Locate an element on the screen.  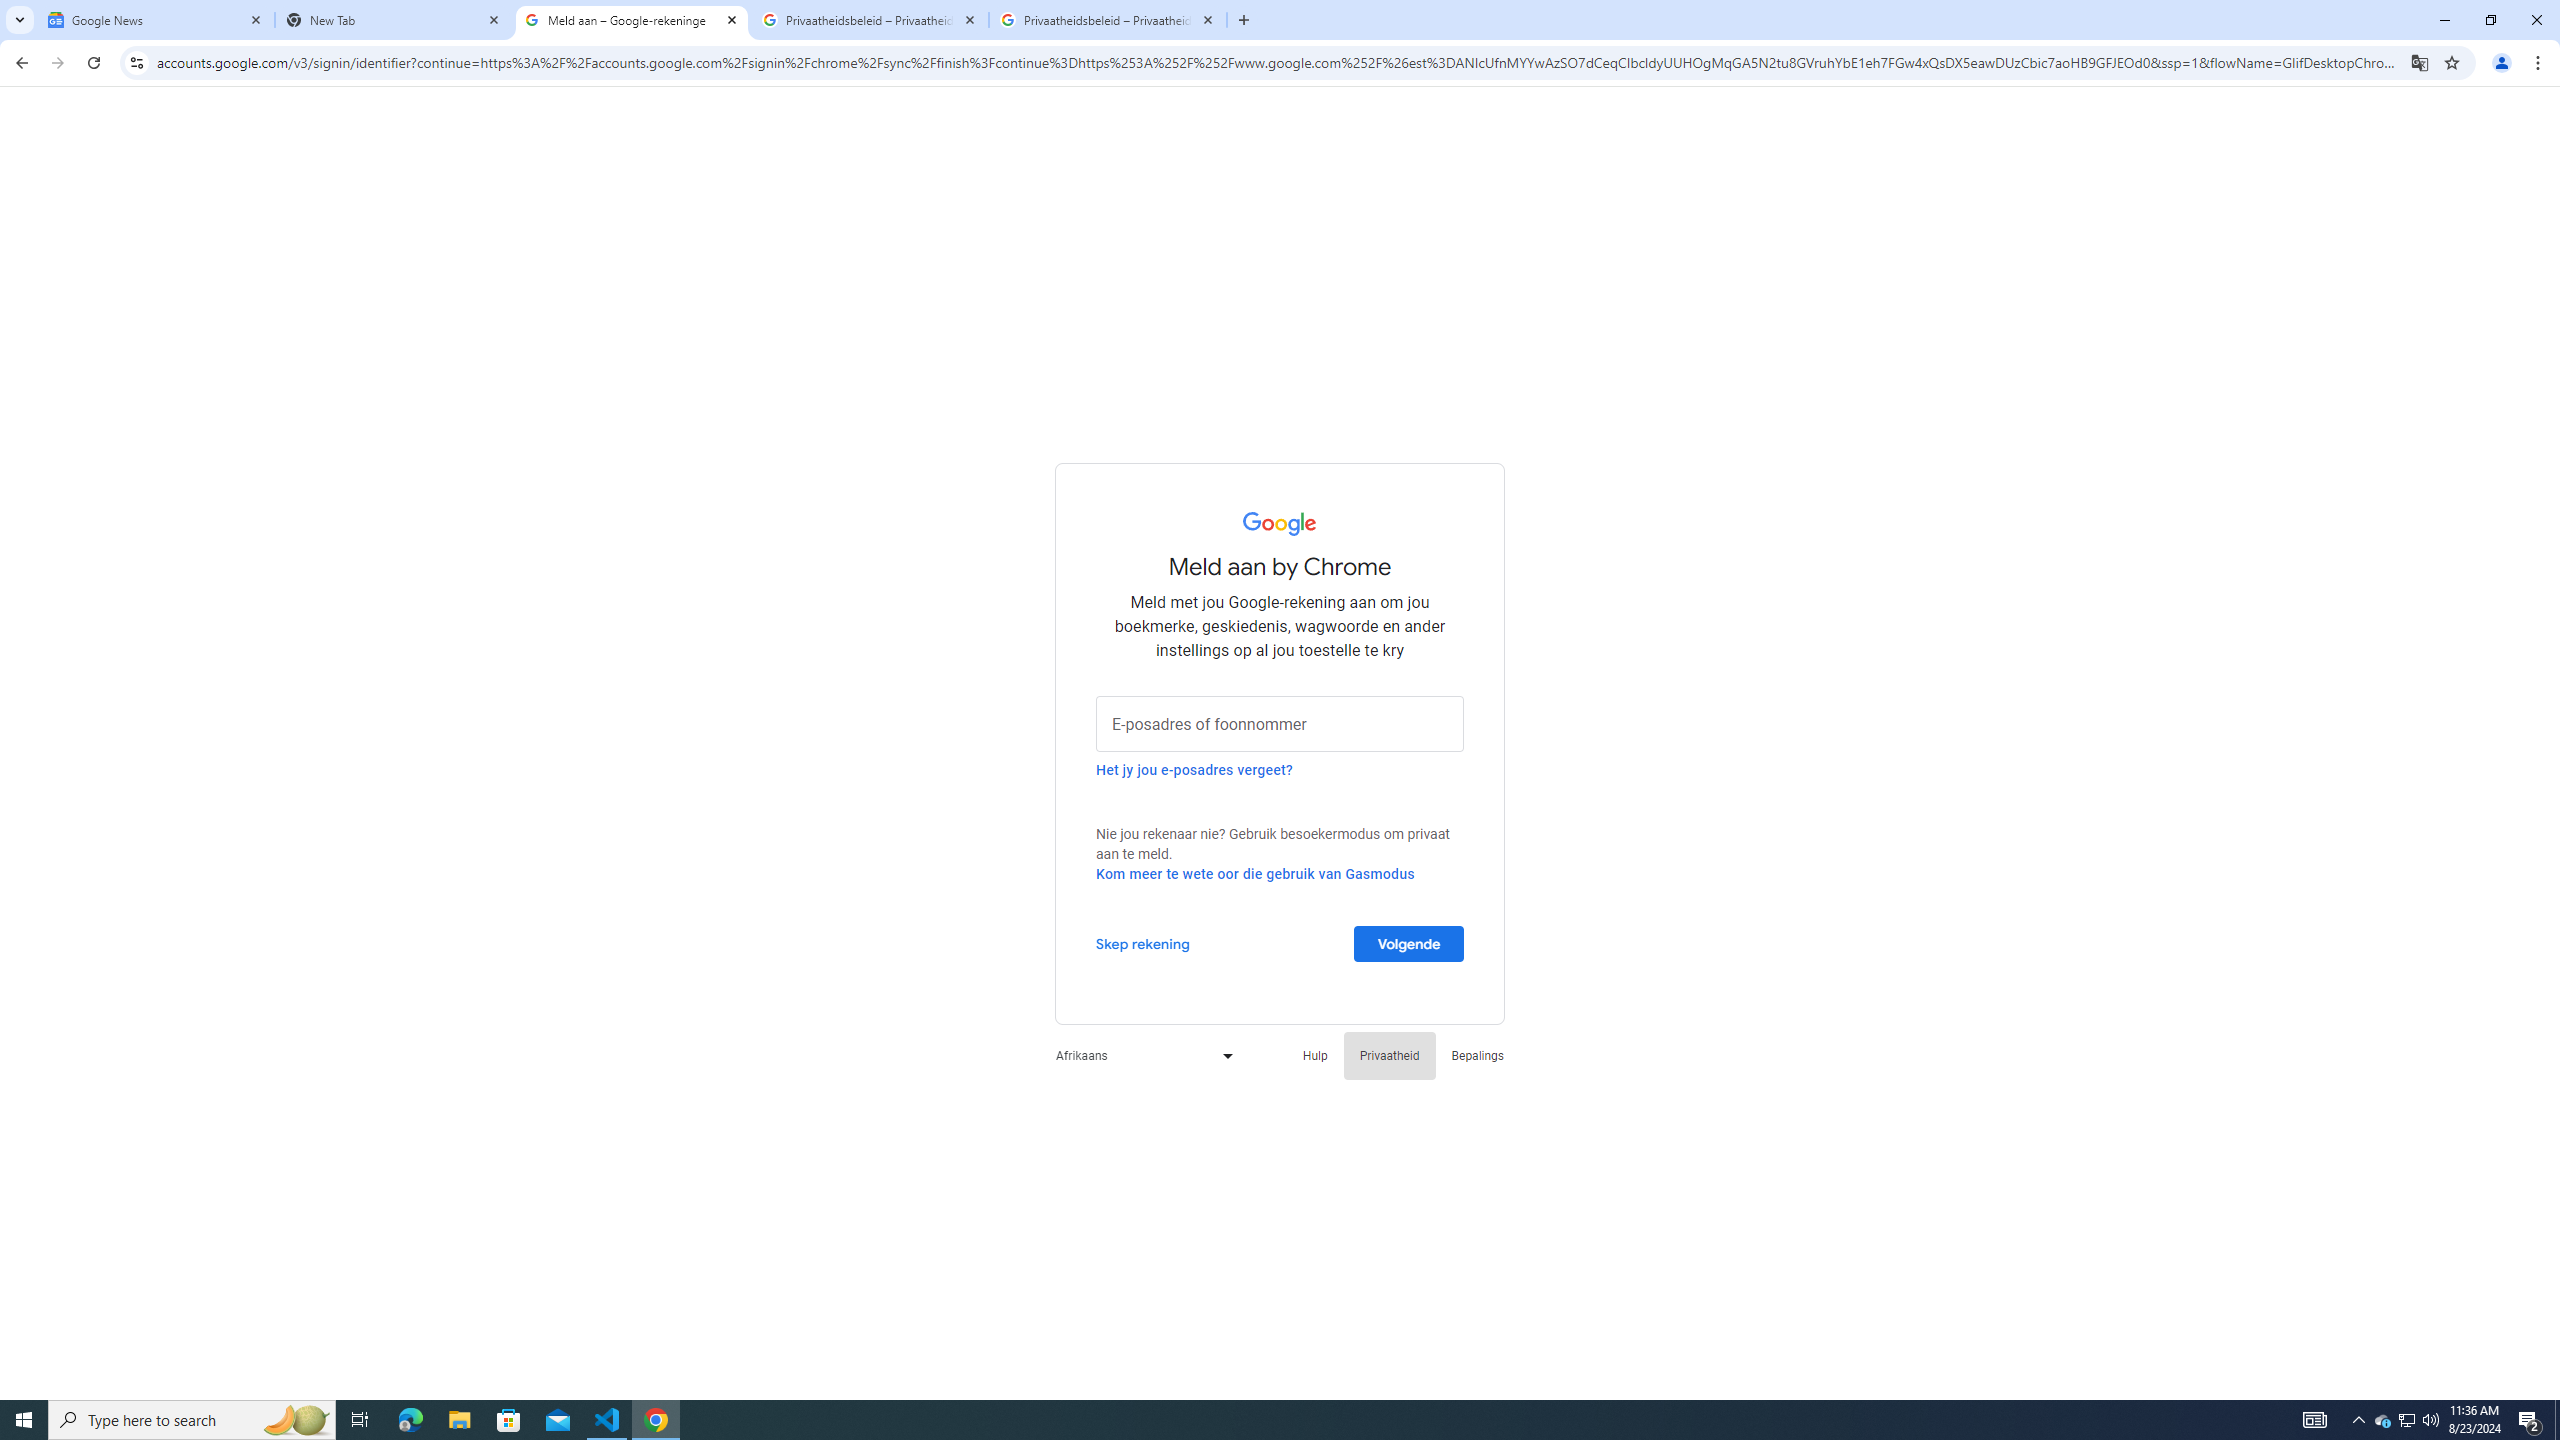
'Bepalings' is located at coordinates (1477, 1054).